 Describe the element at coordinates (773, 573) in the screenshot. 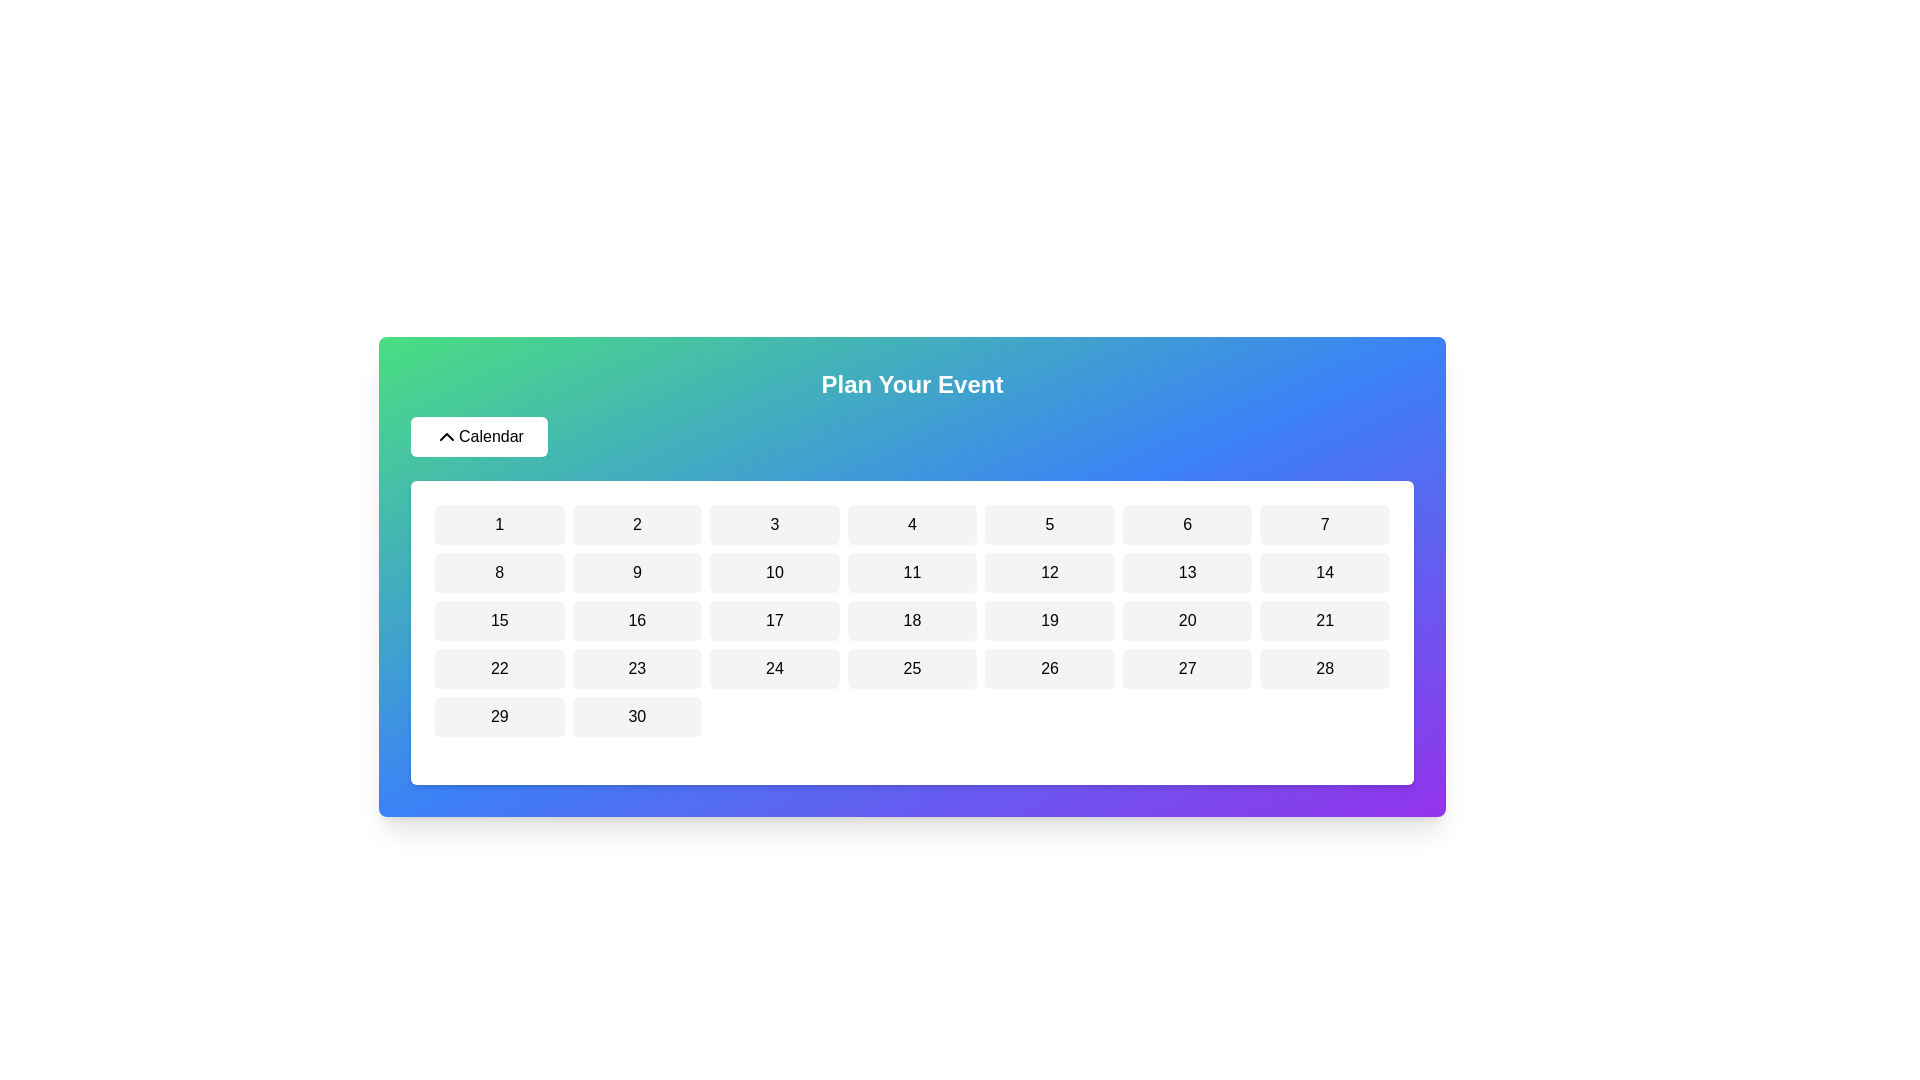

I see `the button displaying '10' in the second row and third column of the grid layout` at that location.